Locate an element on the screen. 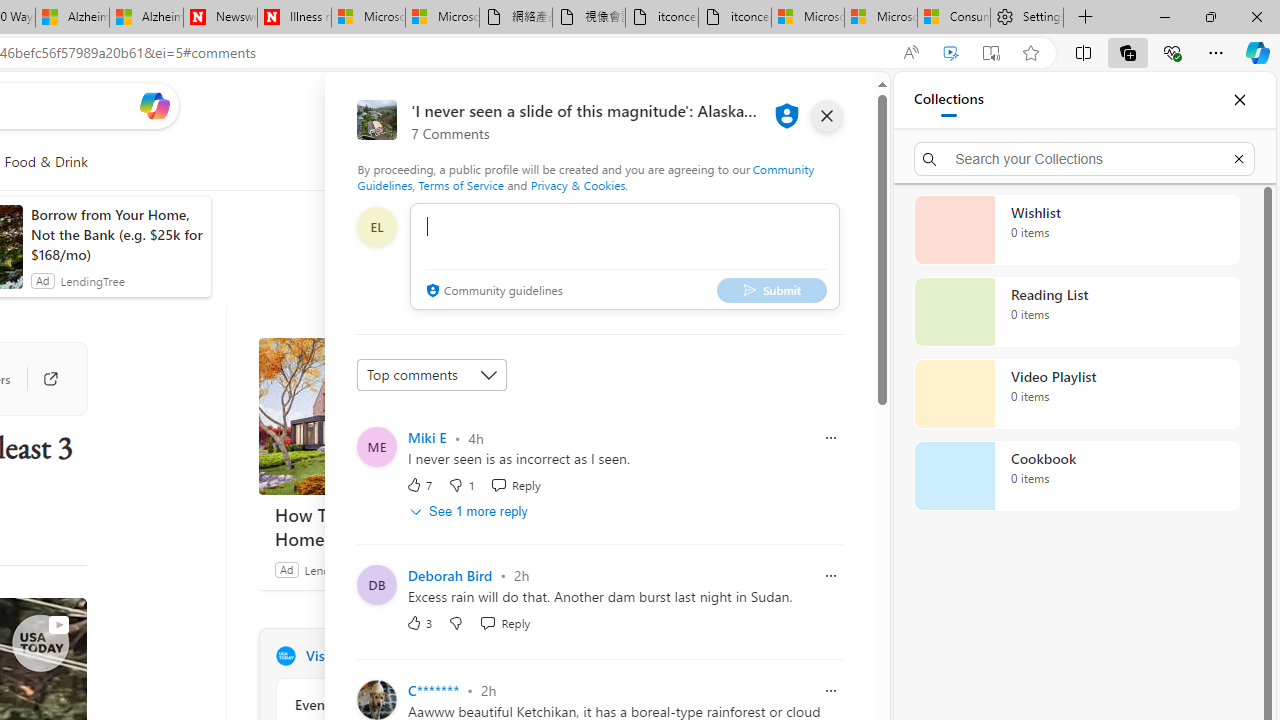 The height and width of the screenshot is (720, 1280). 'See 1 more reply' is located at coordinates (470, 510).